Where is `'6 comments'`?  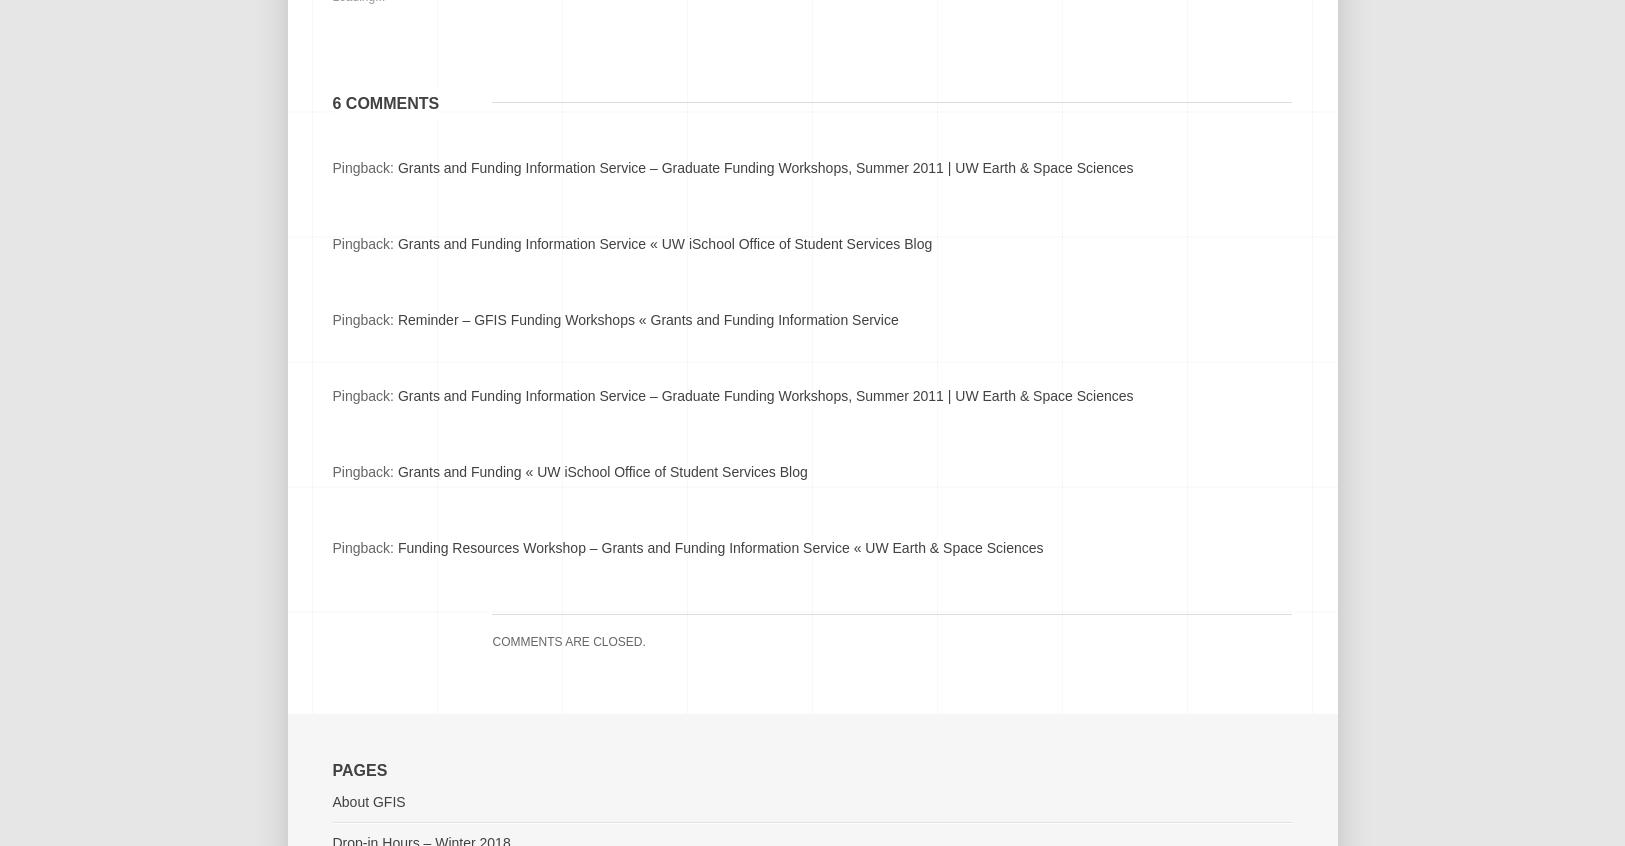 '6 comments' is located at coordinates (330, 103).